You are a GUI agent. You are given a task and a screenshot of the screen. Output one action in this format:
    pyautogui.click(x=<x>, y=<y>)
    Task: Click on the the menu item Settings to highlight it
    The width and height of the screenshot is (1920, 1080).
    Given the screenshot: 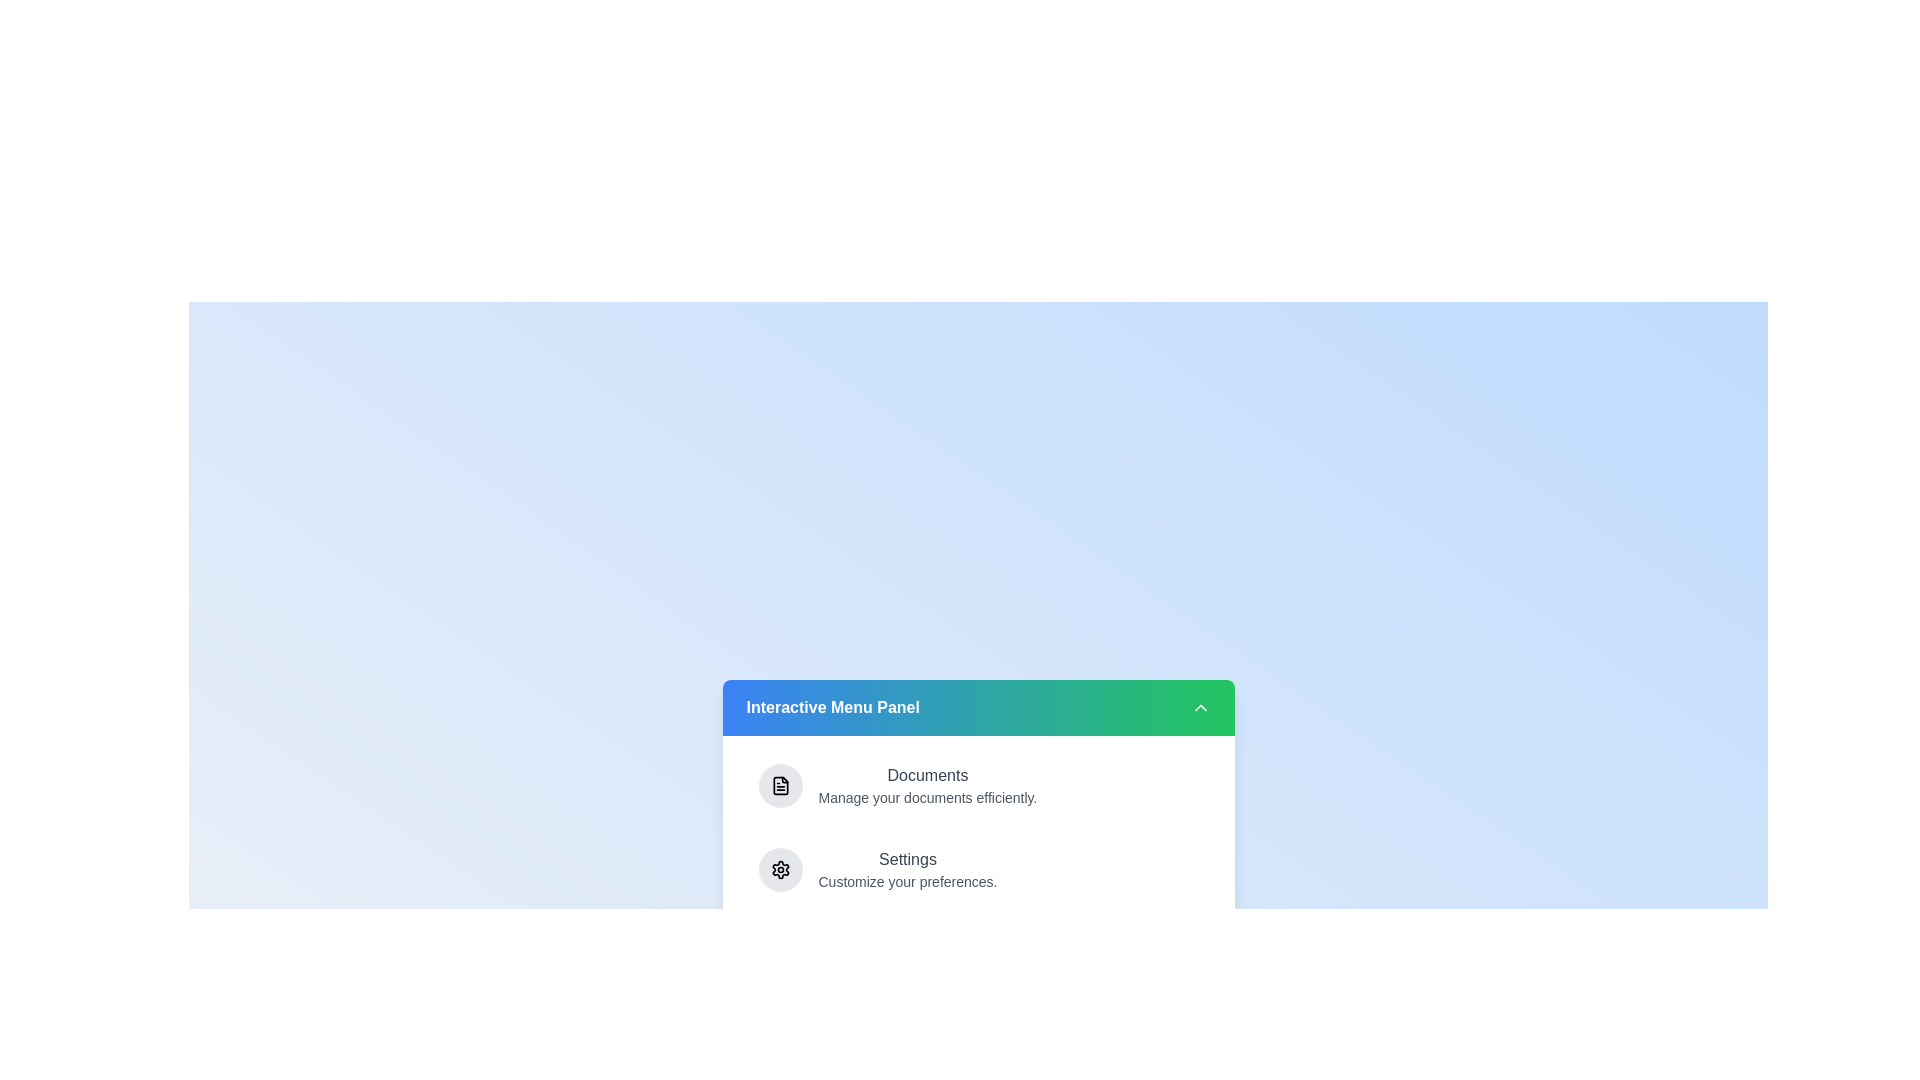 What is the action you would take?
    pyautogui.click(x=978, y=869)
    